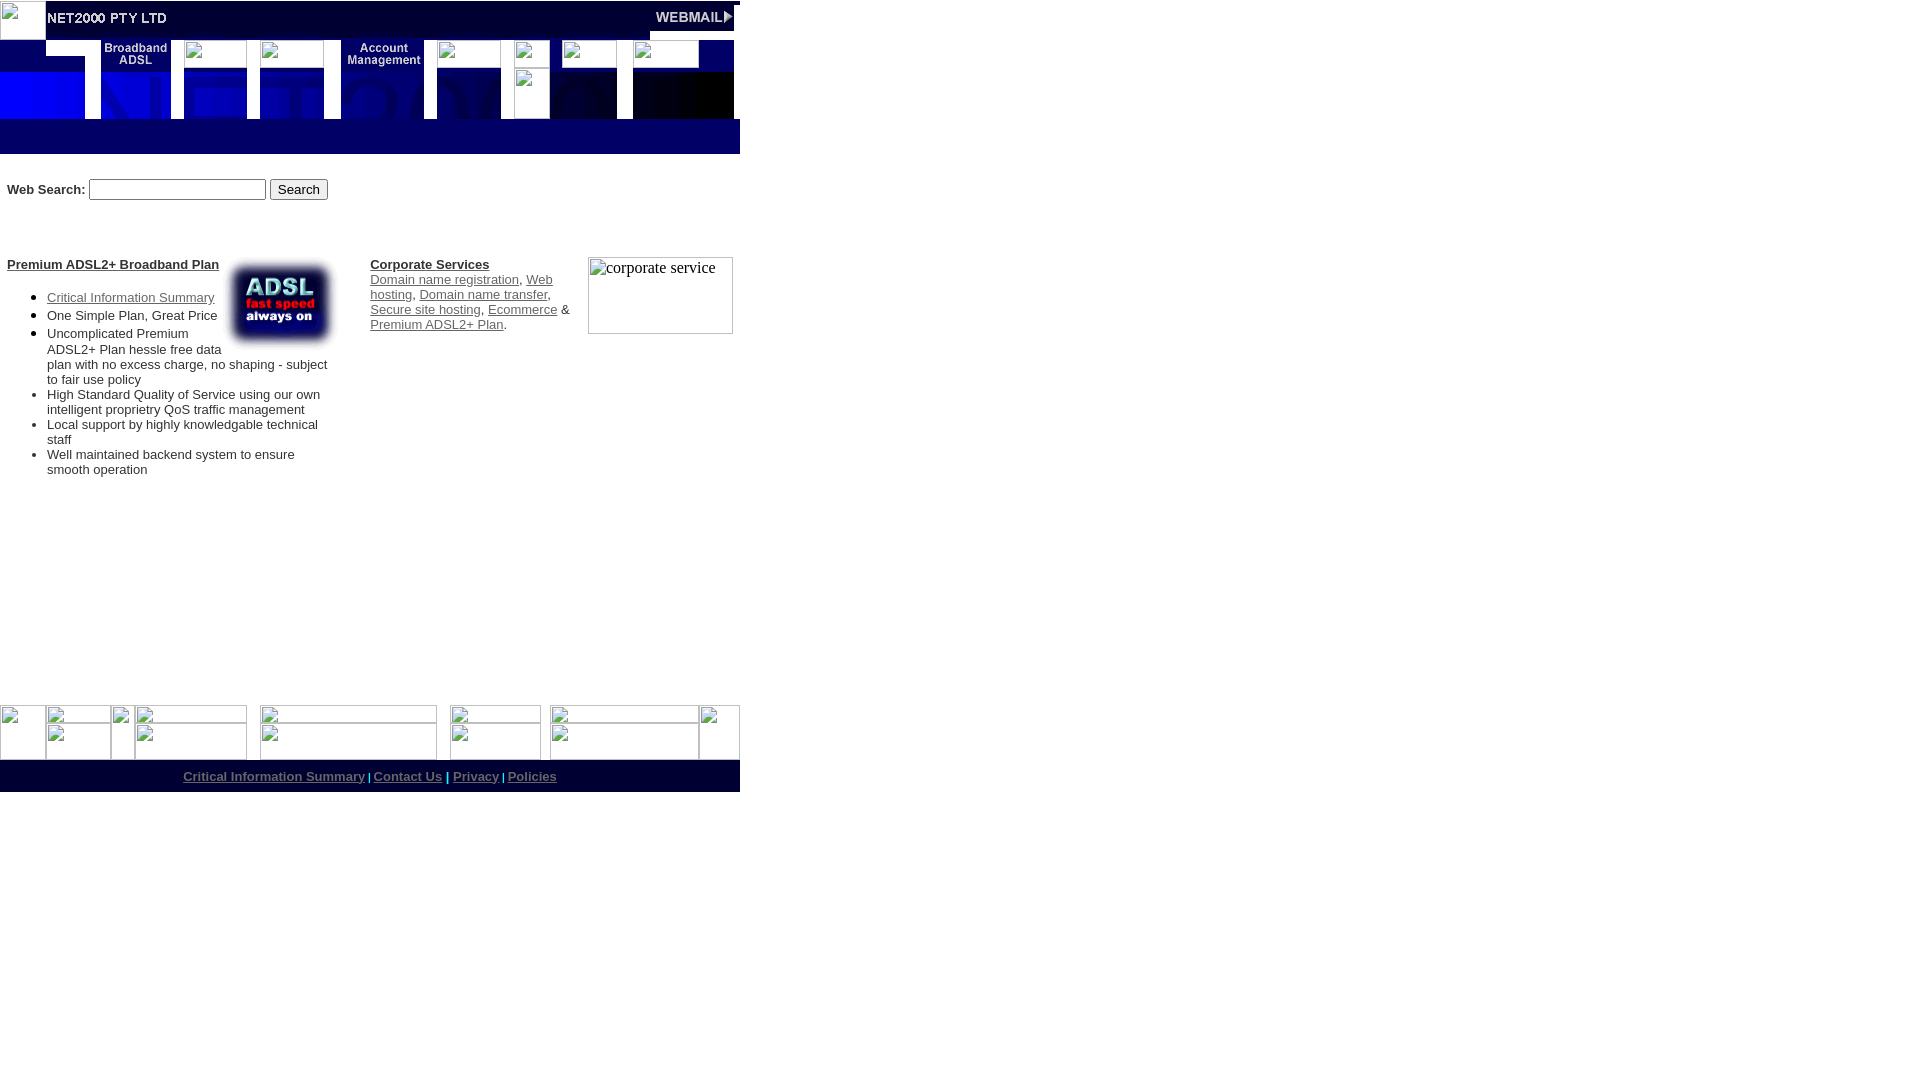 This screenshot has width=1920, height=1080. I want to click on 'Critical Information Summary', so click(272, 776).